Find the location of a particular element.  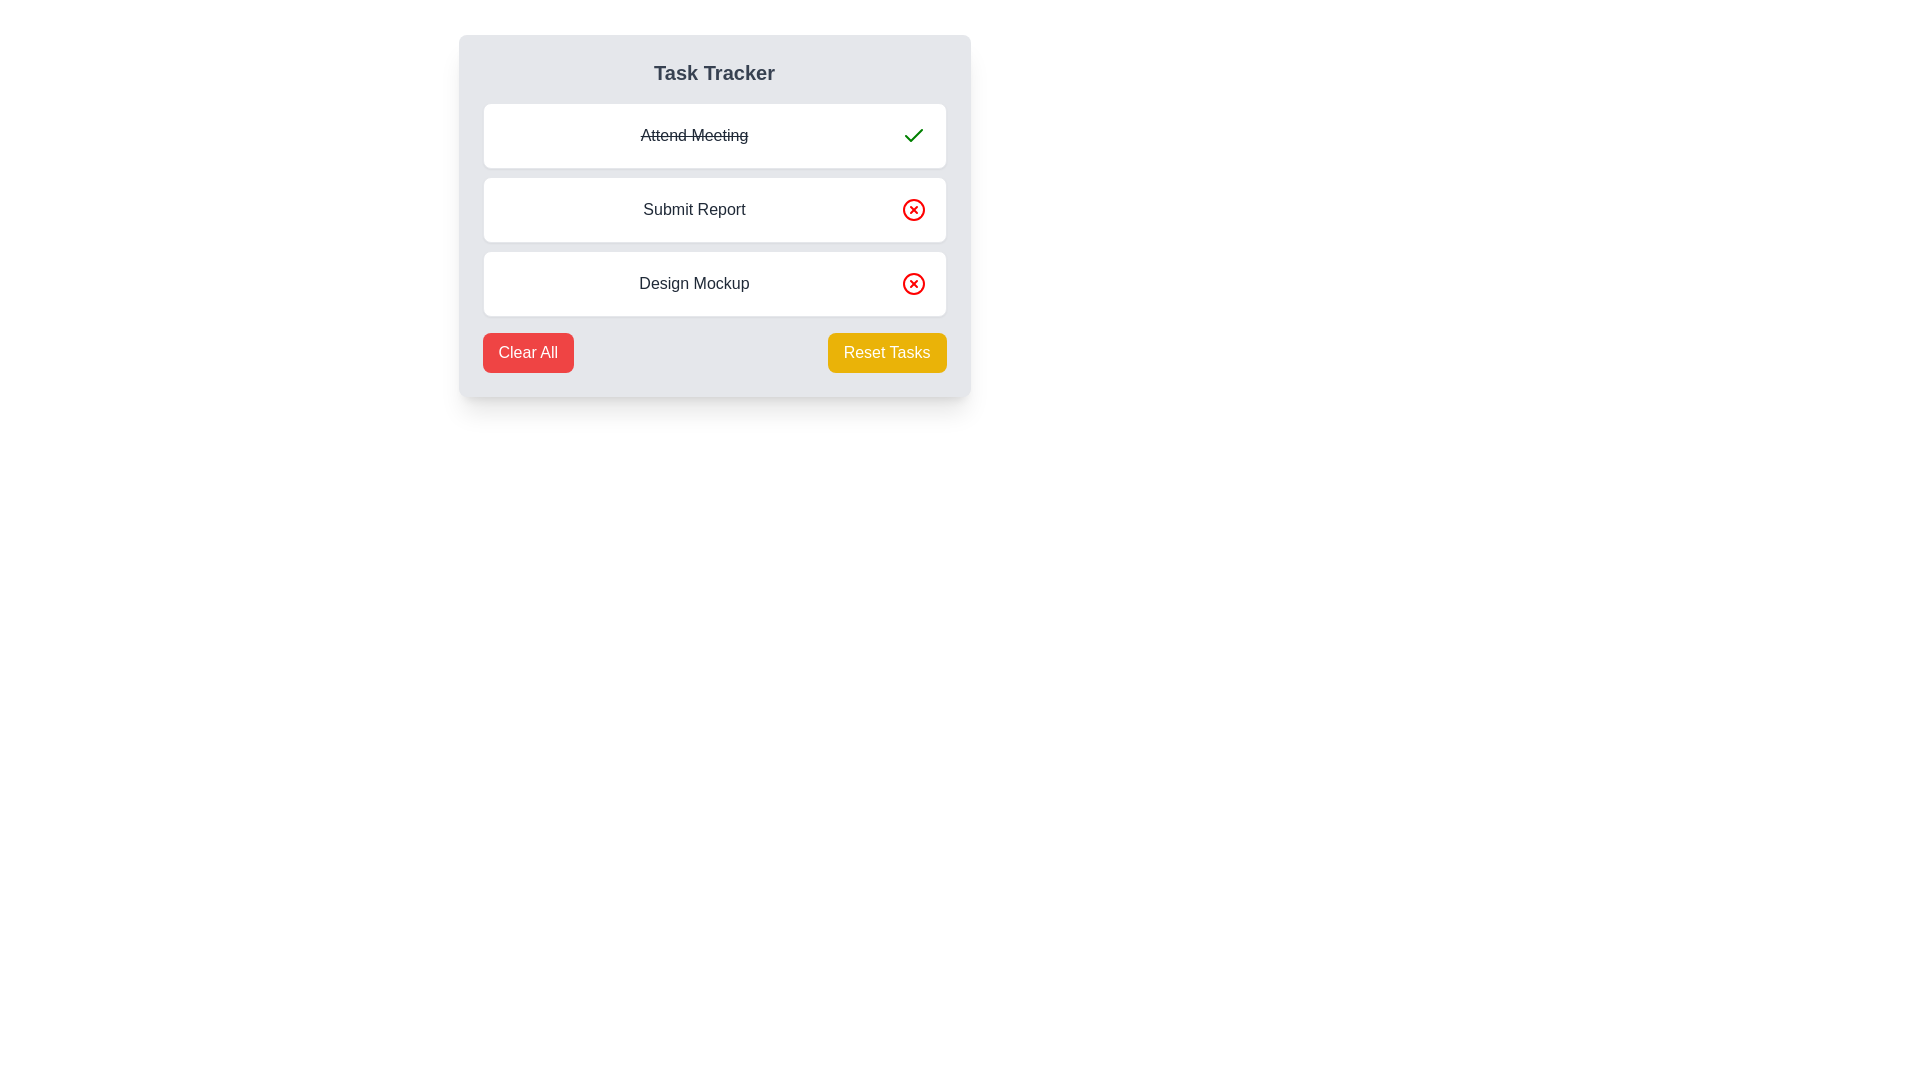

the small circular button icon with a red border and an 'X' symbol inside, located at the right end of the row labeled 'Design Mockup' is located at coordinates (912, 284).